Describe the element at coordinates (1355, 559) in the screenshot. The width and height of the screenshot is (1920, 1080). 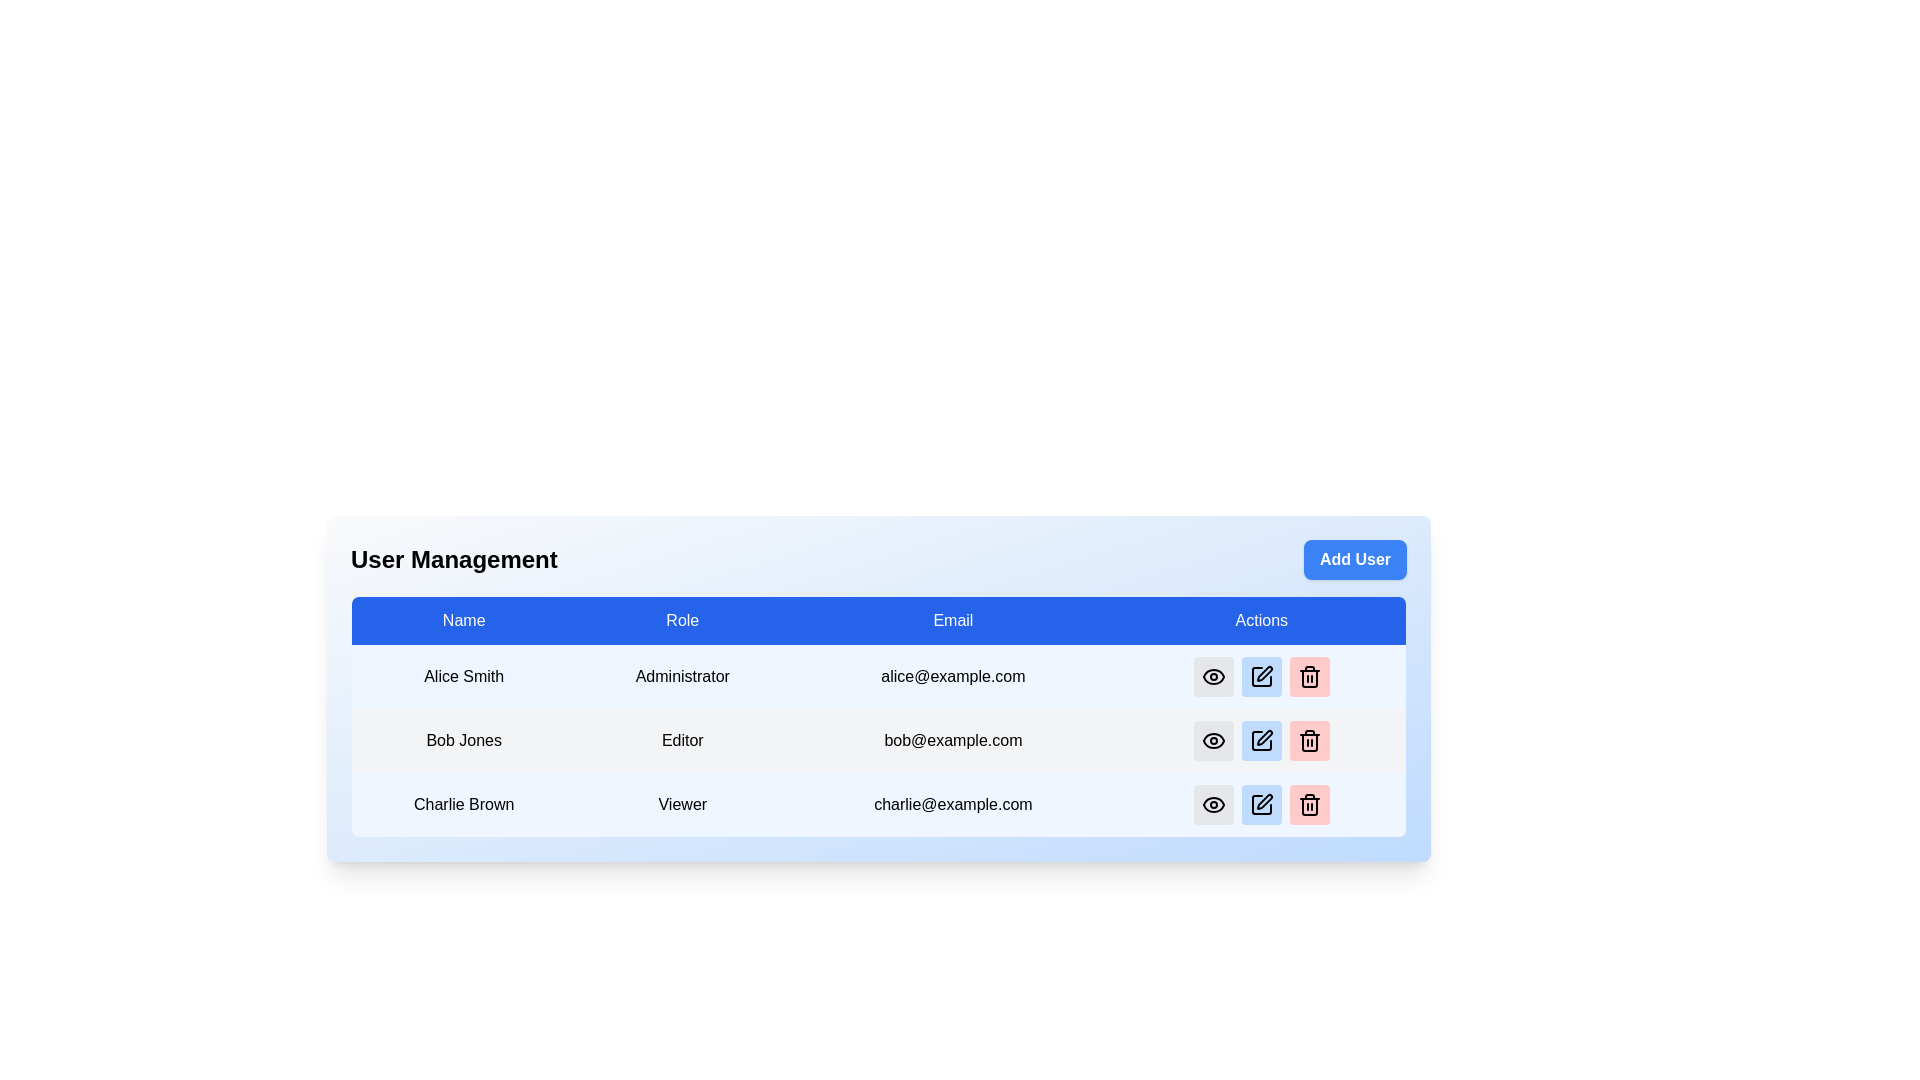
I see `the button located in the top-right corner of the 'User Management' section` at that location.